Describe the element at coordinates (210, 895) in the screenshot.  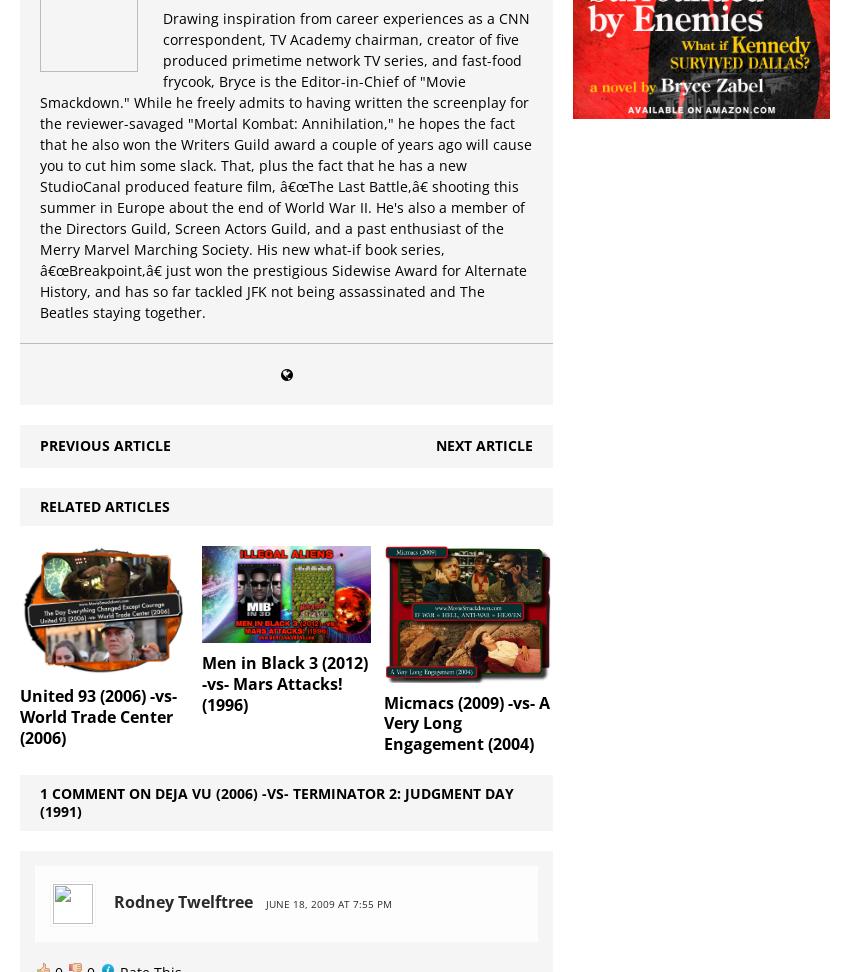
I see `'[ March 15, 2012 ]'` at that location.